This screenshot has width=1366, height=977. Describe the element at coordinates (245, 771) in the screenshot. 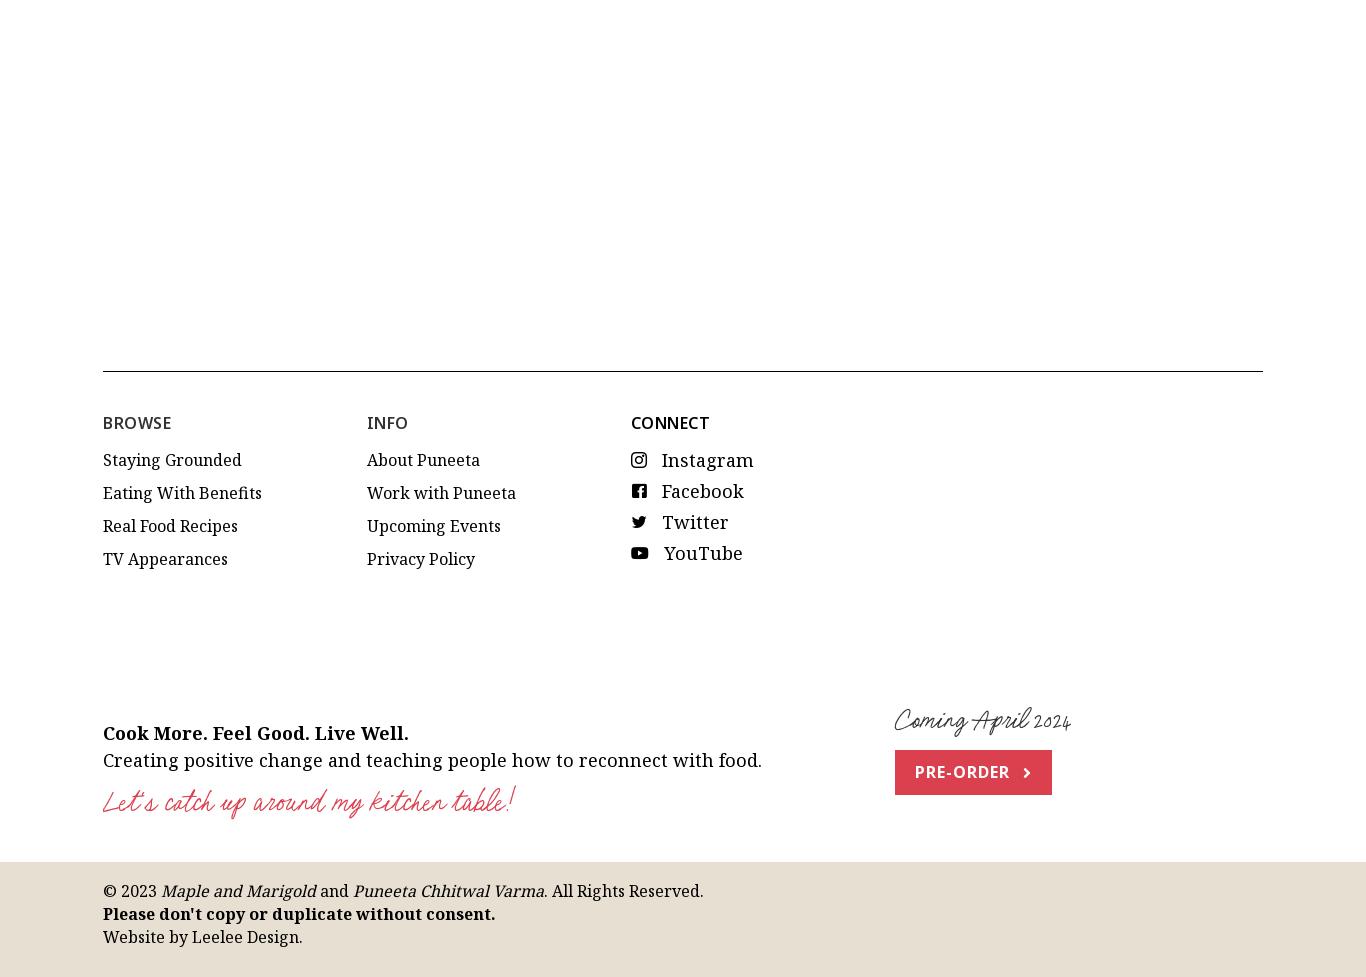

I see `'Leelee Design'` at that location.